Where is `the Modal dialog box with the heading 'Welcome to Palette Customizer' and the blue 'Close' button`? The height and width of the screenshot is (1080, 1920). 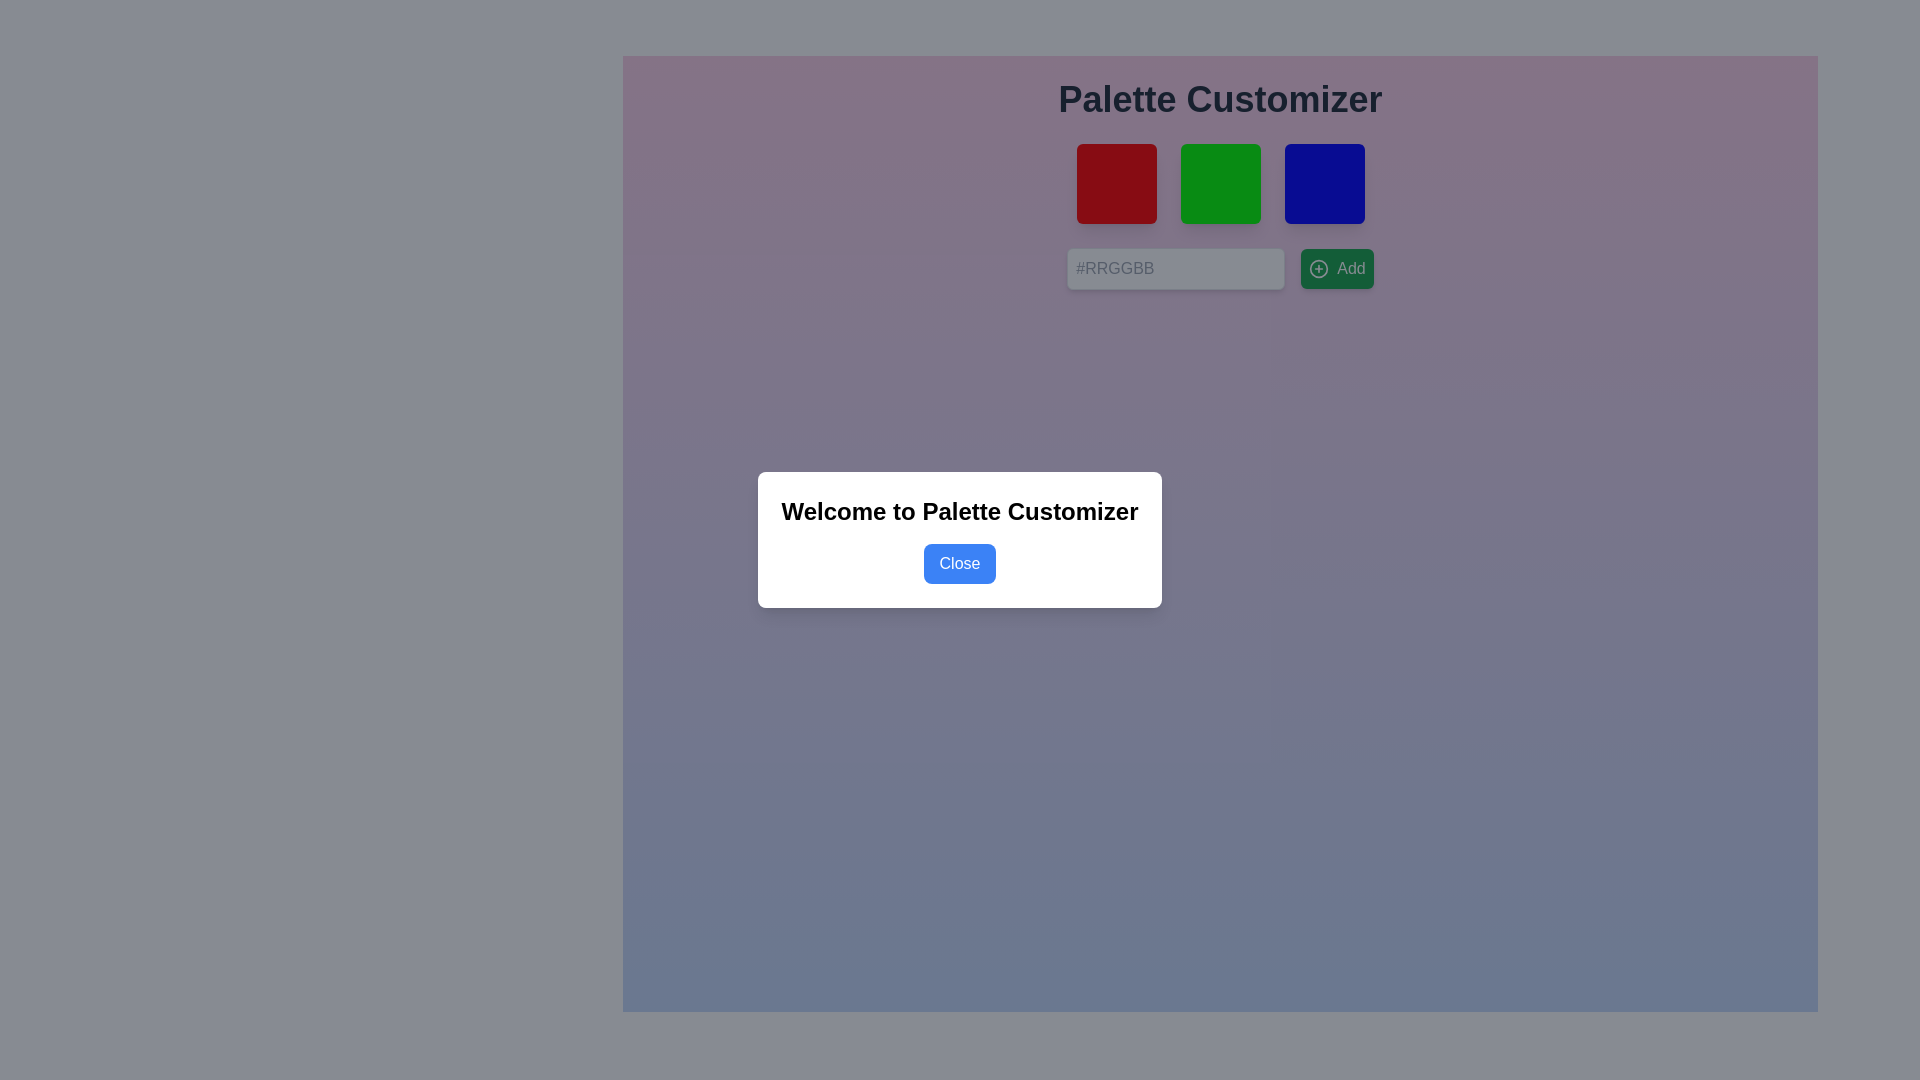 the Modal dialog box with the heading 'Welcome to Palette Customizer' and the blue 'Close' button is located at coordinates (960, 540).